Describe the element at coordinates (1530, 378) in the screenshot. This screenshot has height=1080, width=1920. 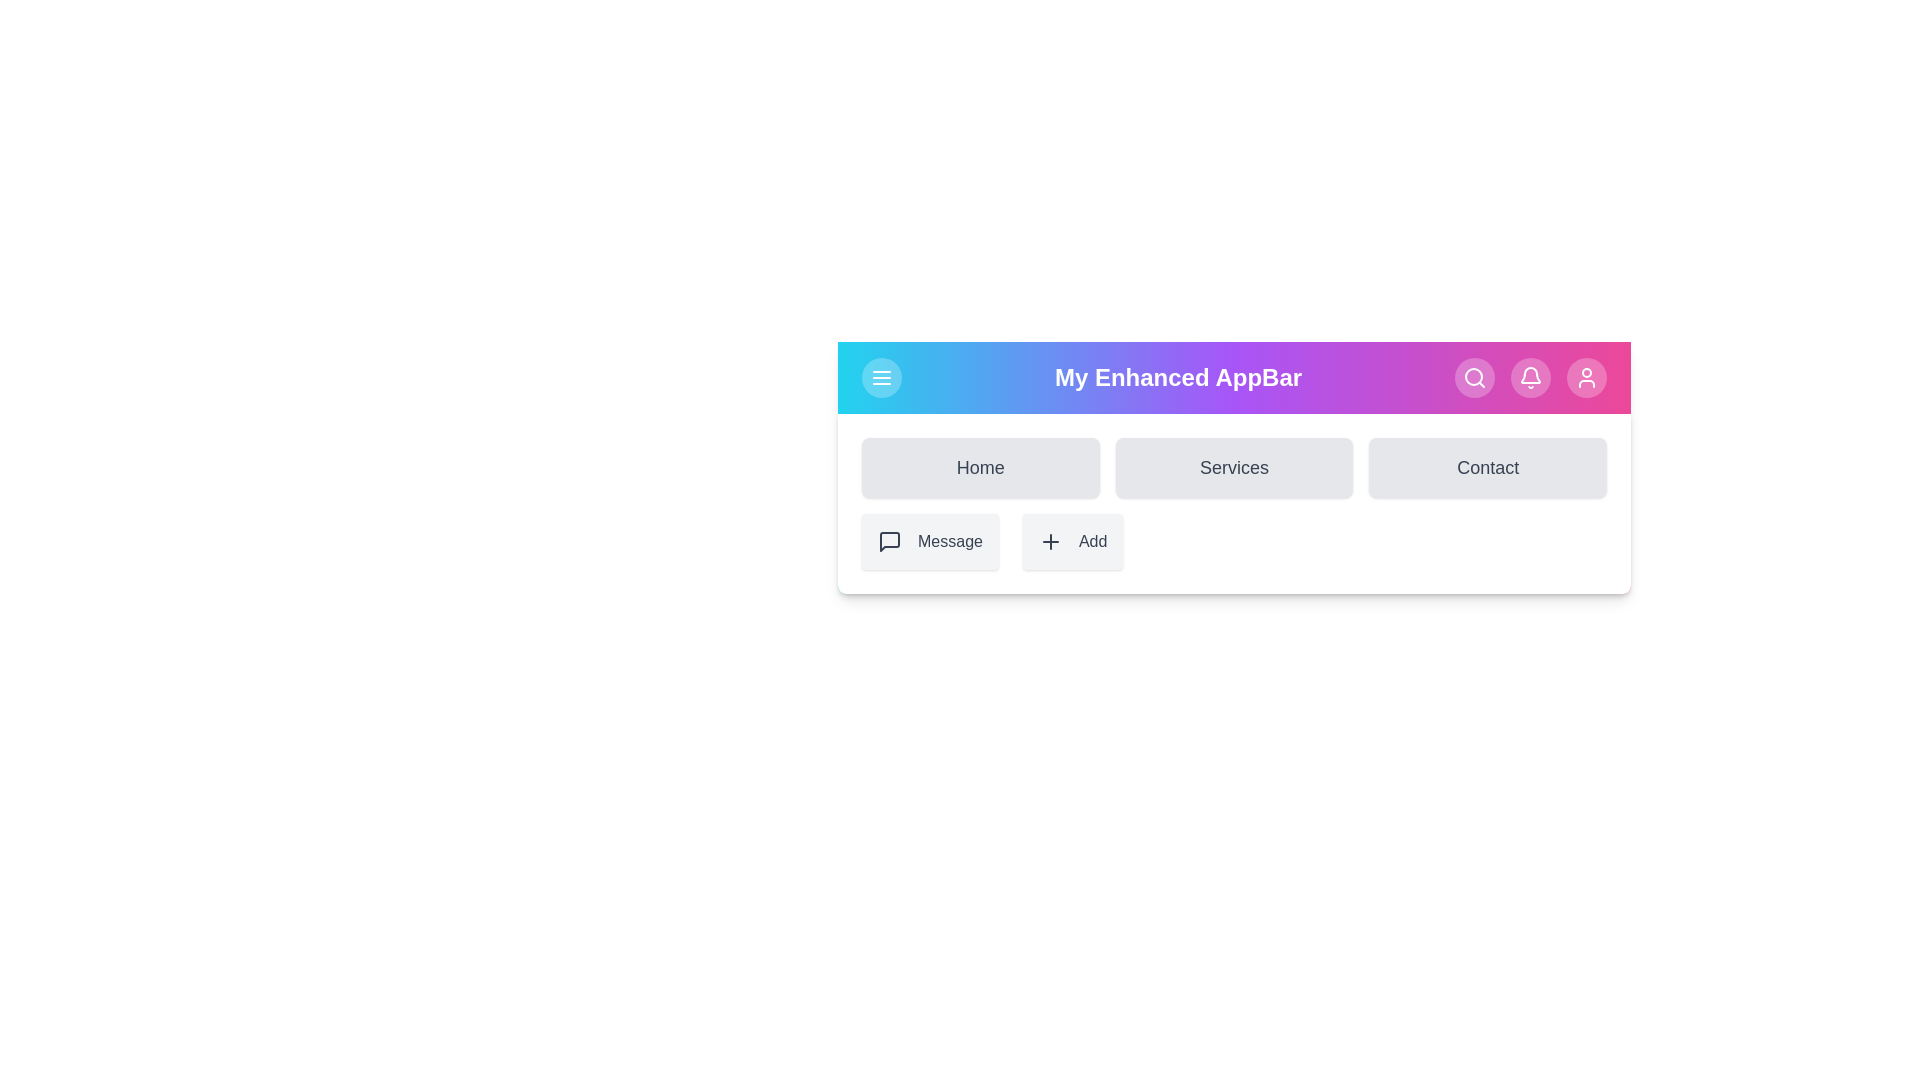
I see `the toolbar icon Notifications to perform its associated action` at that location.